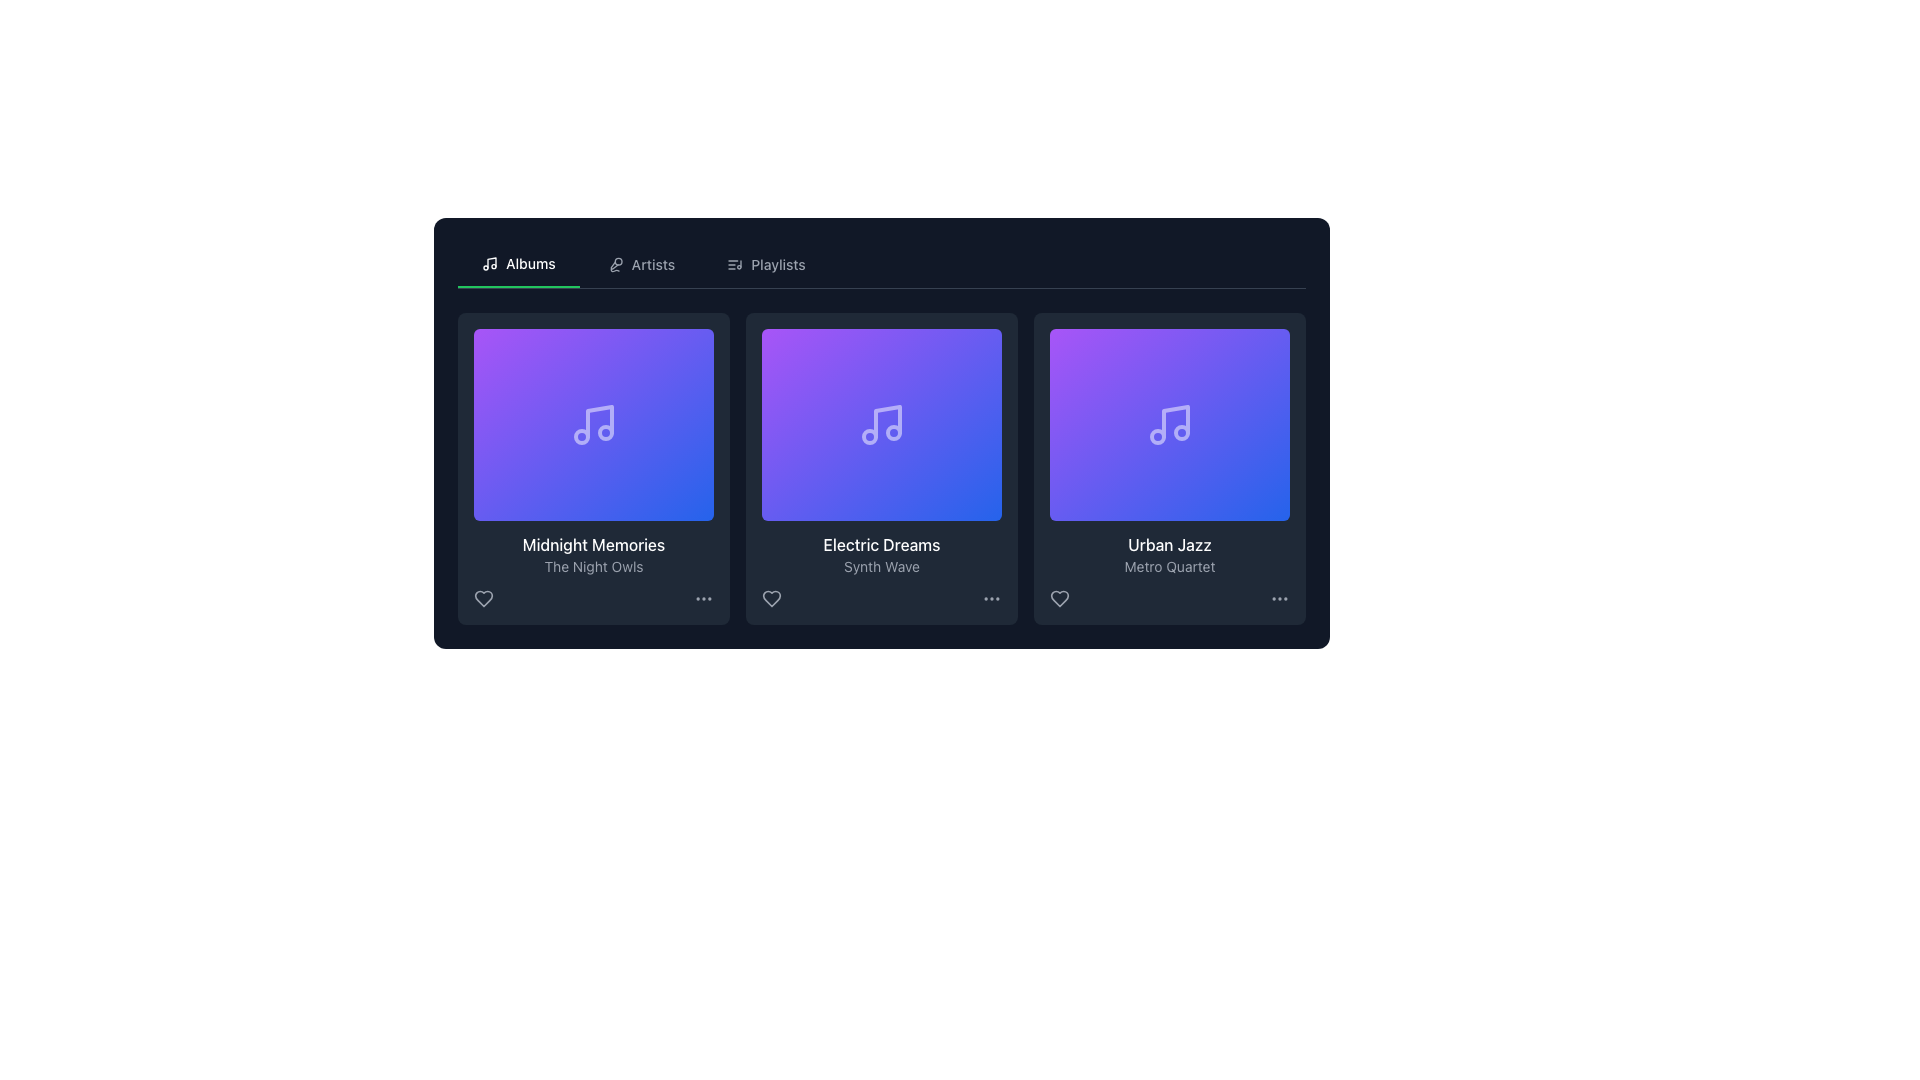 This screenshot has height=1080, width=1920. Describe the element at coordinates (484, 597) in the screenshot. I see `the heart icon button located at the bottom-left corner below the caption 'Midnight Memories'` at that location.